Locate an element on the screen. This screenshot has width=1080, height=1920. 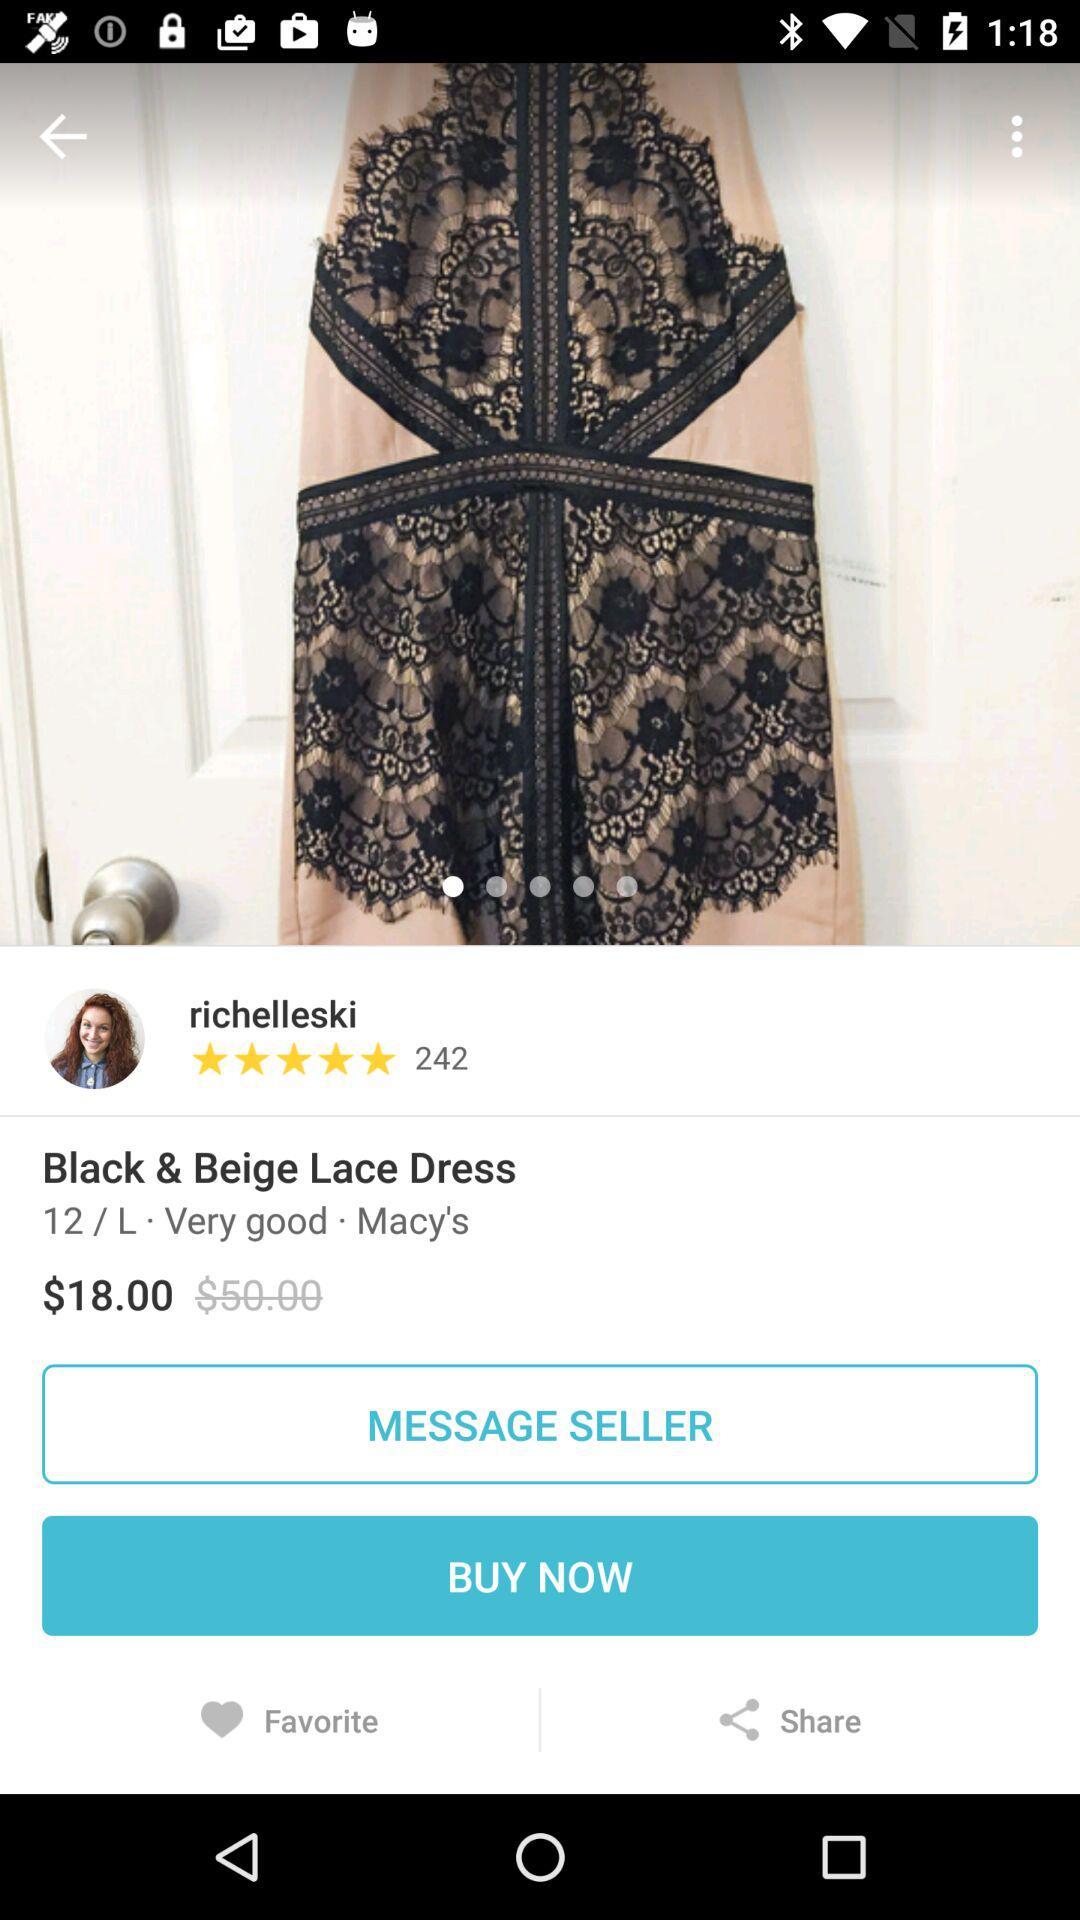
the share option is located at coordinates (789, 1718).